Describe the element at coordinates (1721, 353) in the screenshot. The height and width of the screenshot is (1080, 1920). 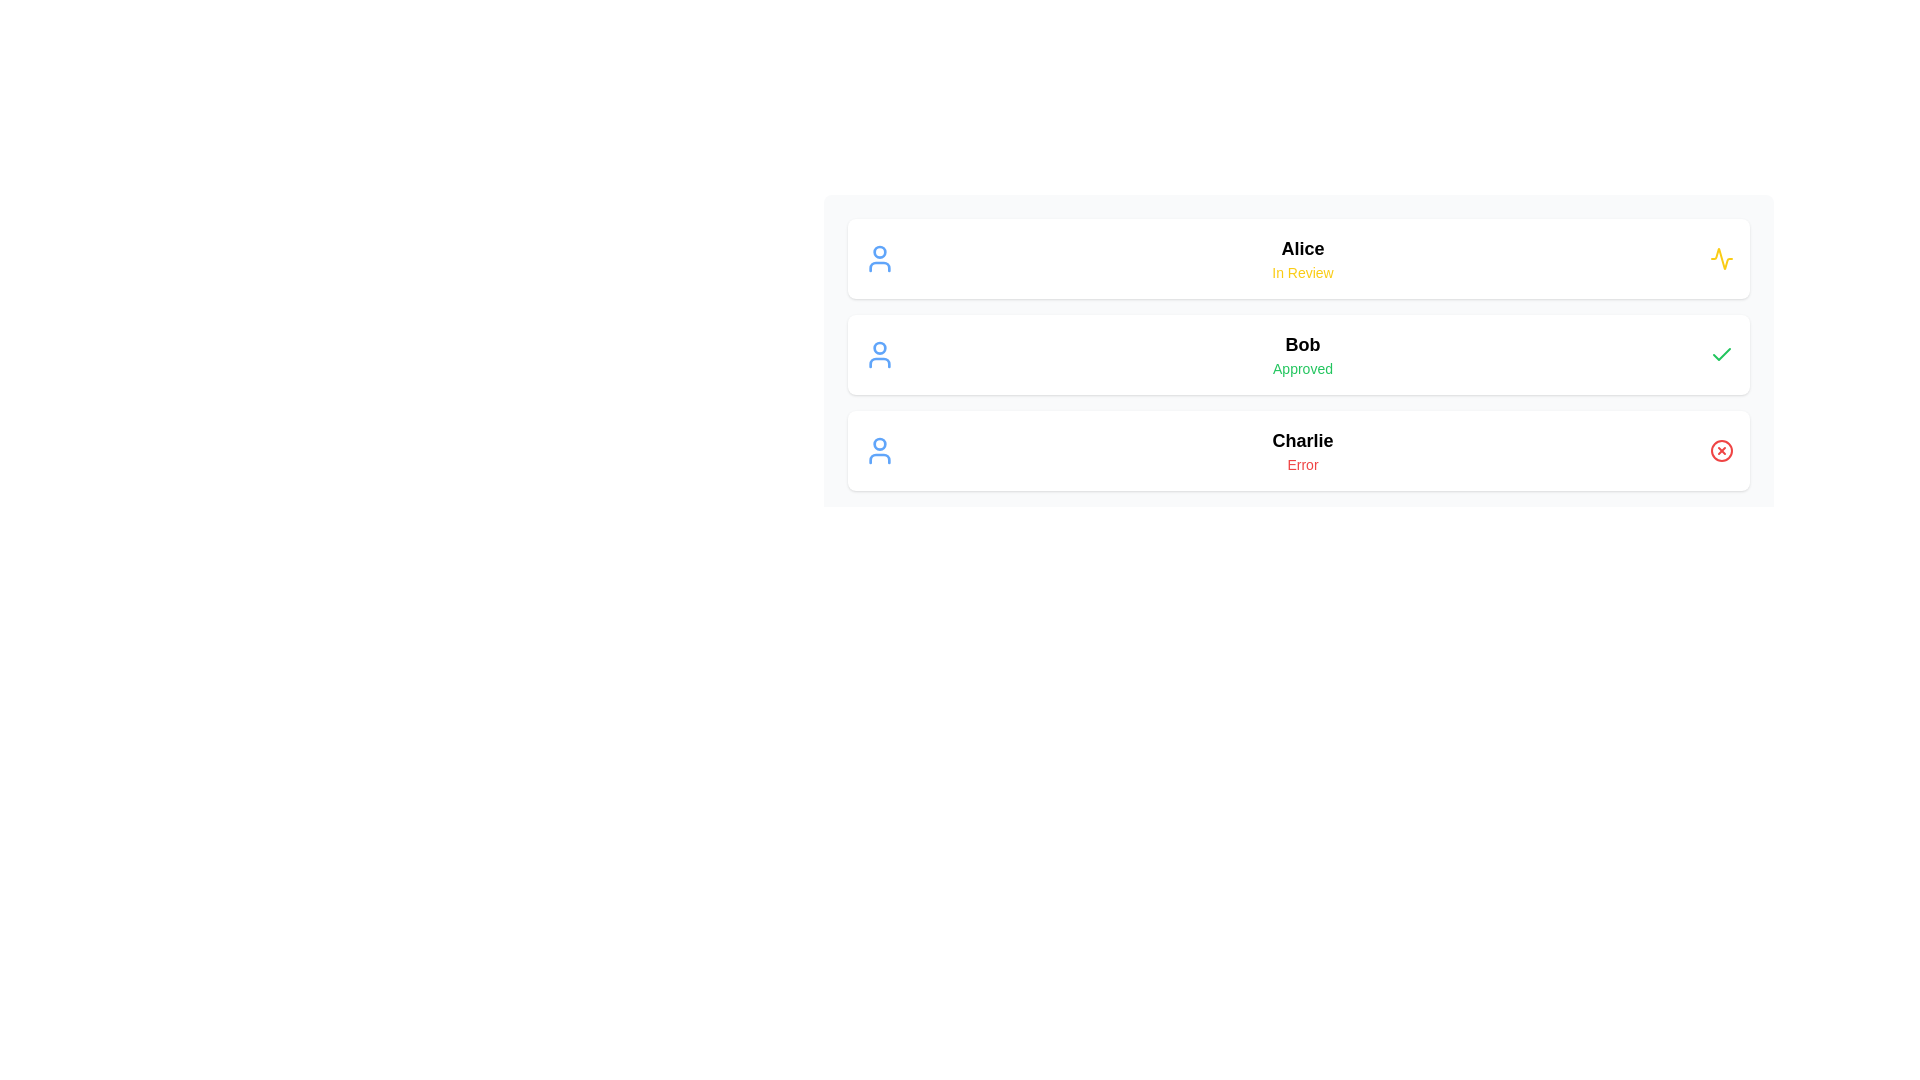
I see `the approval icon located in the second row of an inline list, positioned to the right of the 'Bob' label and 'Approved' status text` at that location.